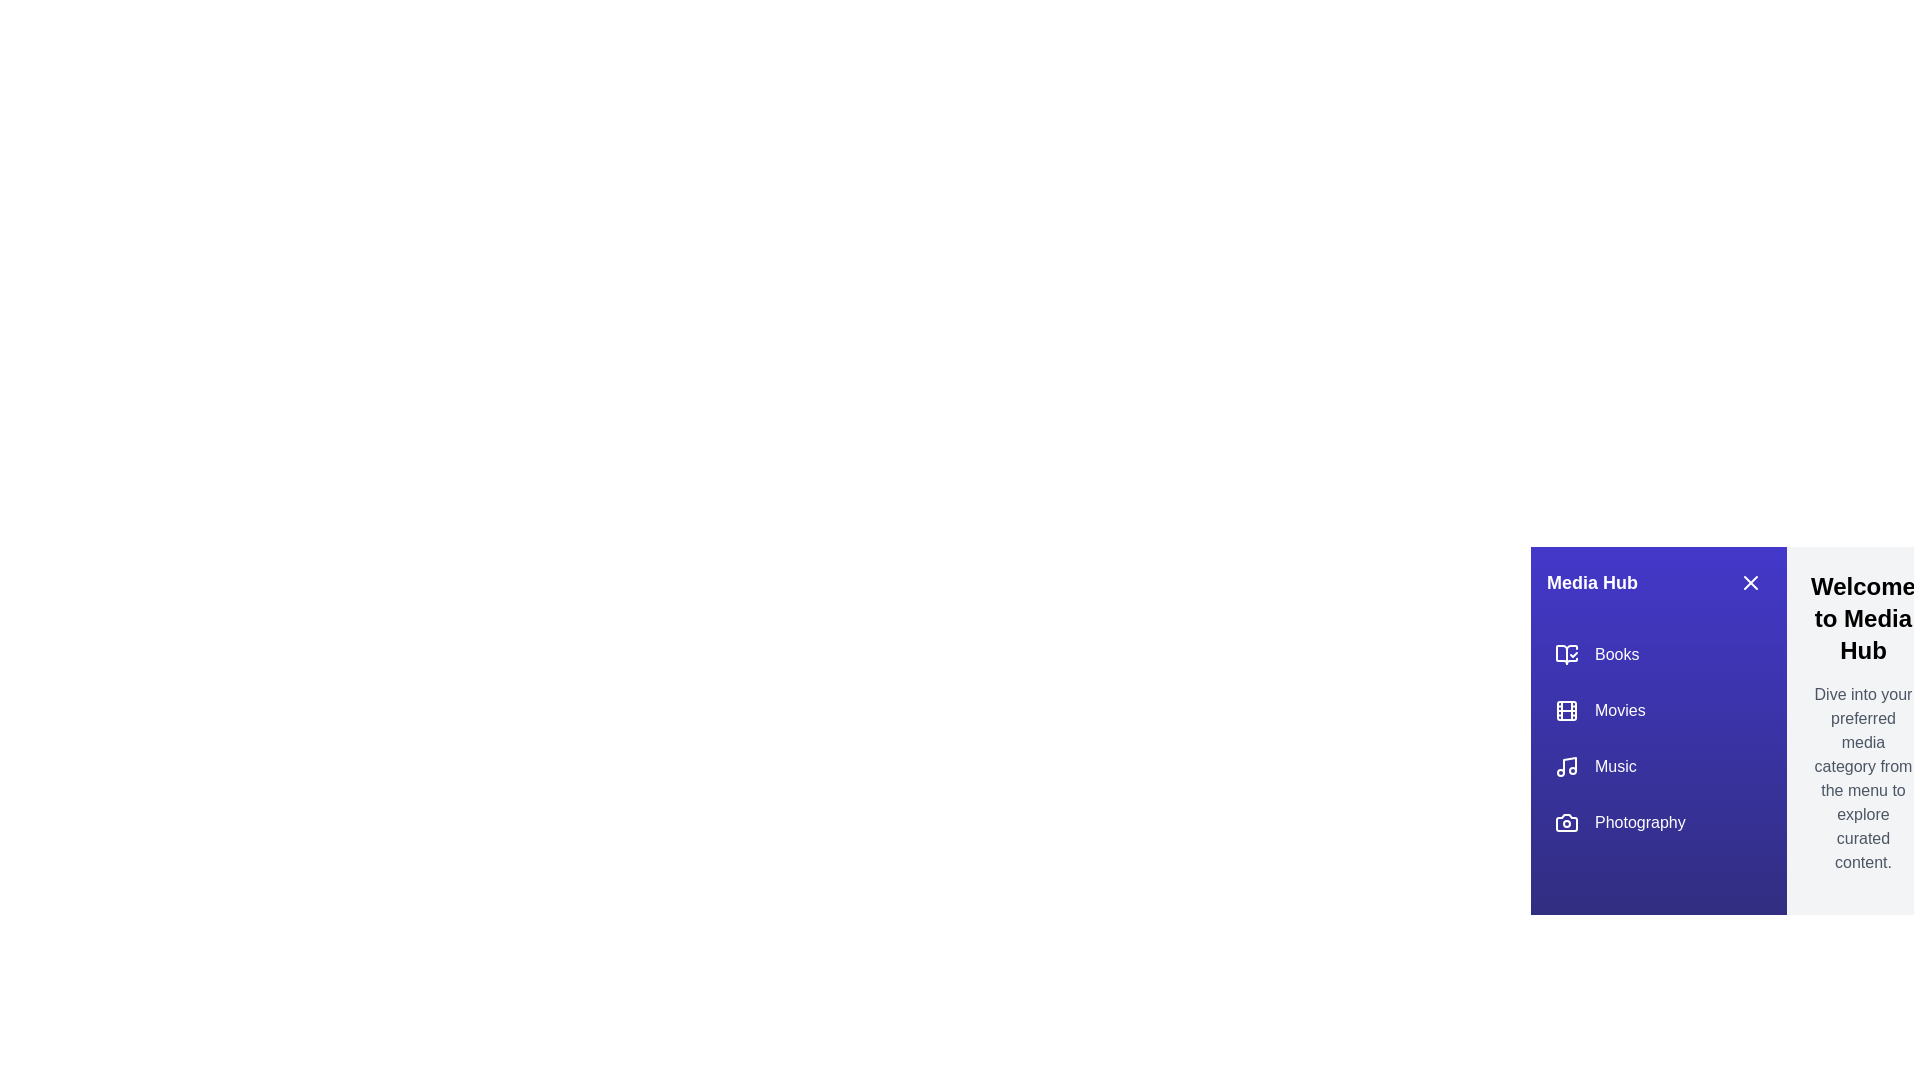 This screenshot has height=1080, width=1920. Describe the element at coordinates (1659, 655) in the screenshot. I see `the category Books to select it` at that location.